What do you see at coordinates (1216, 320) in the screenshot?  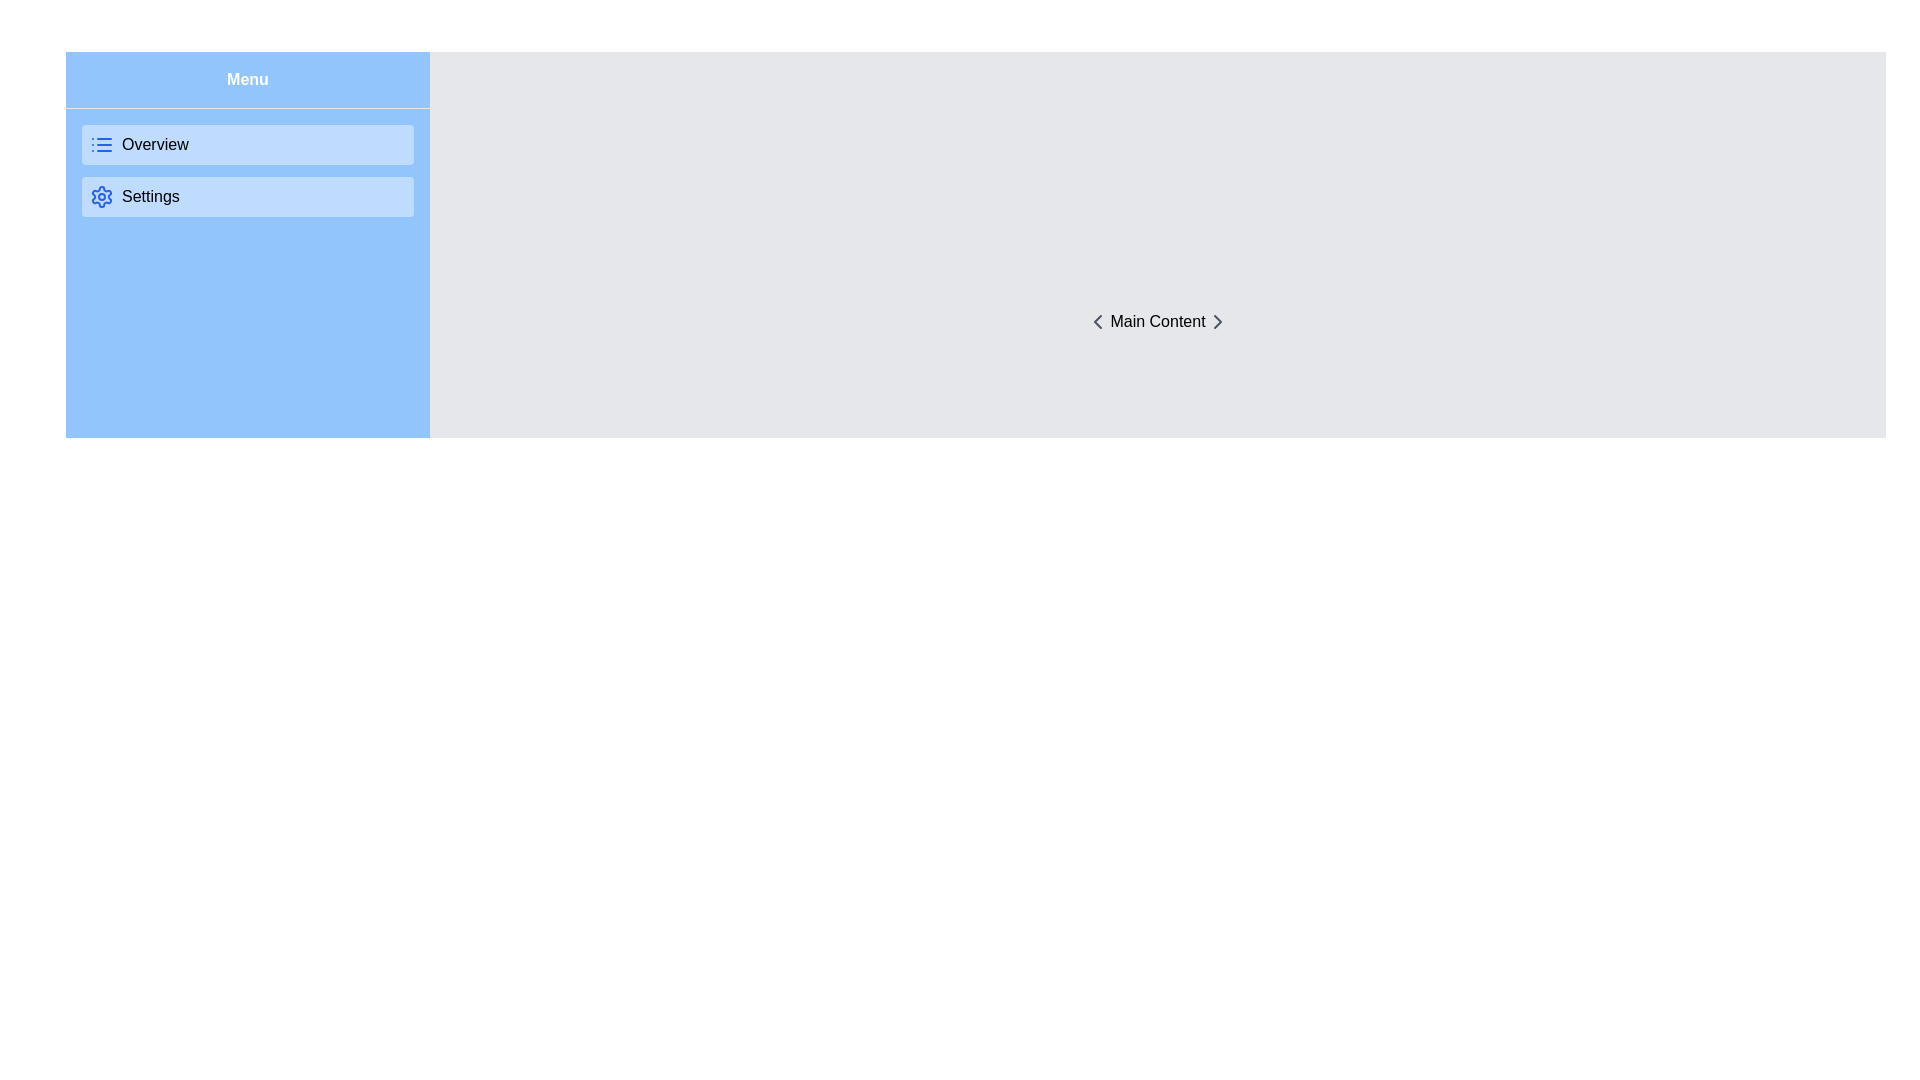 I see `the right-facing chevron arrow icon used for navigation, which is positioned inline with the text label 'Main Content'` at bounding box center [1216, 320].